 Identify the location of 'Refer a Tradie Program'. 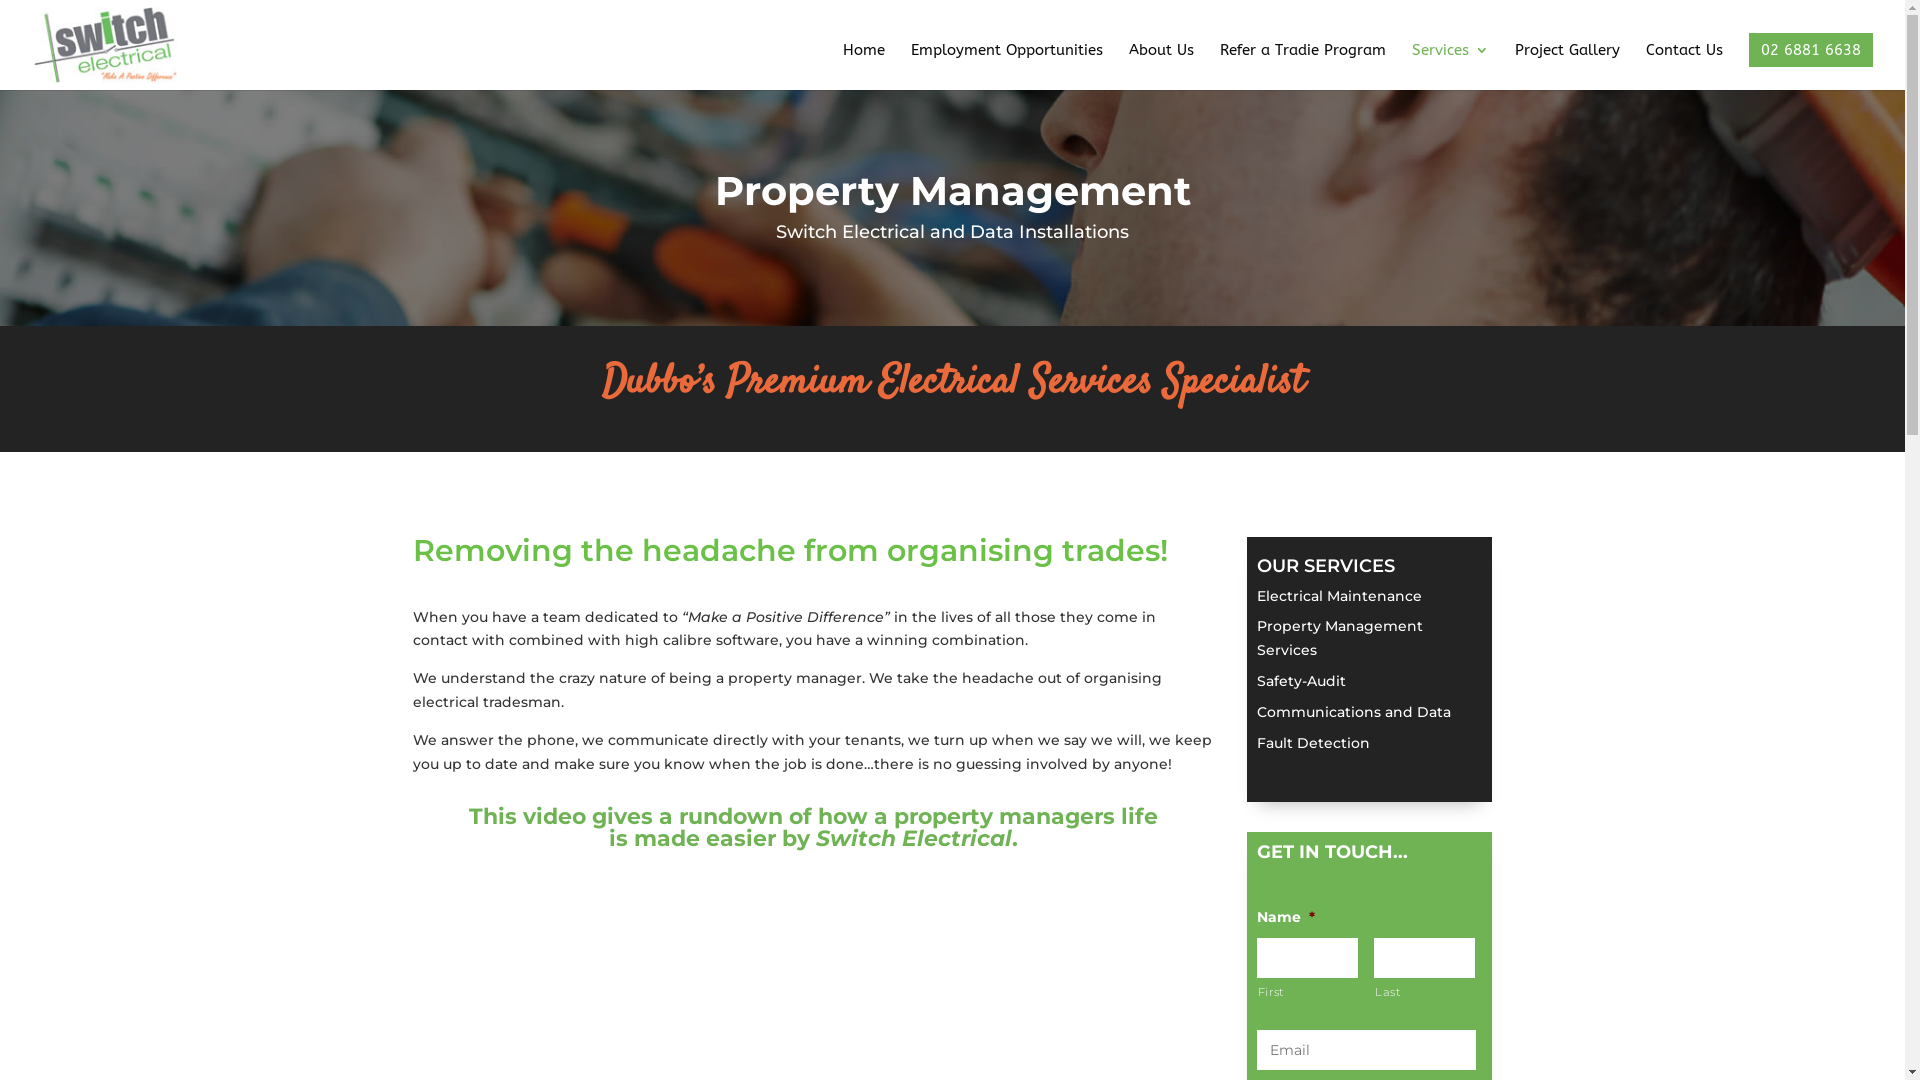
(1218, 65).